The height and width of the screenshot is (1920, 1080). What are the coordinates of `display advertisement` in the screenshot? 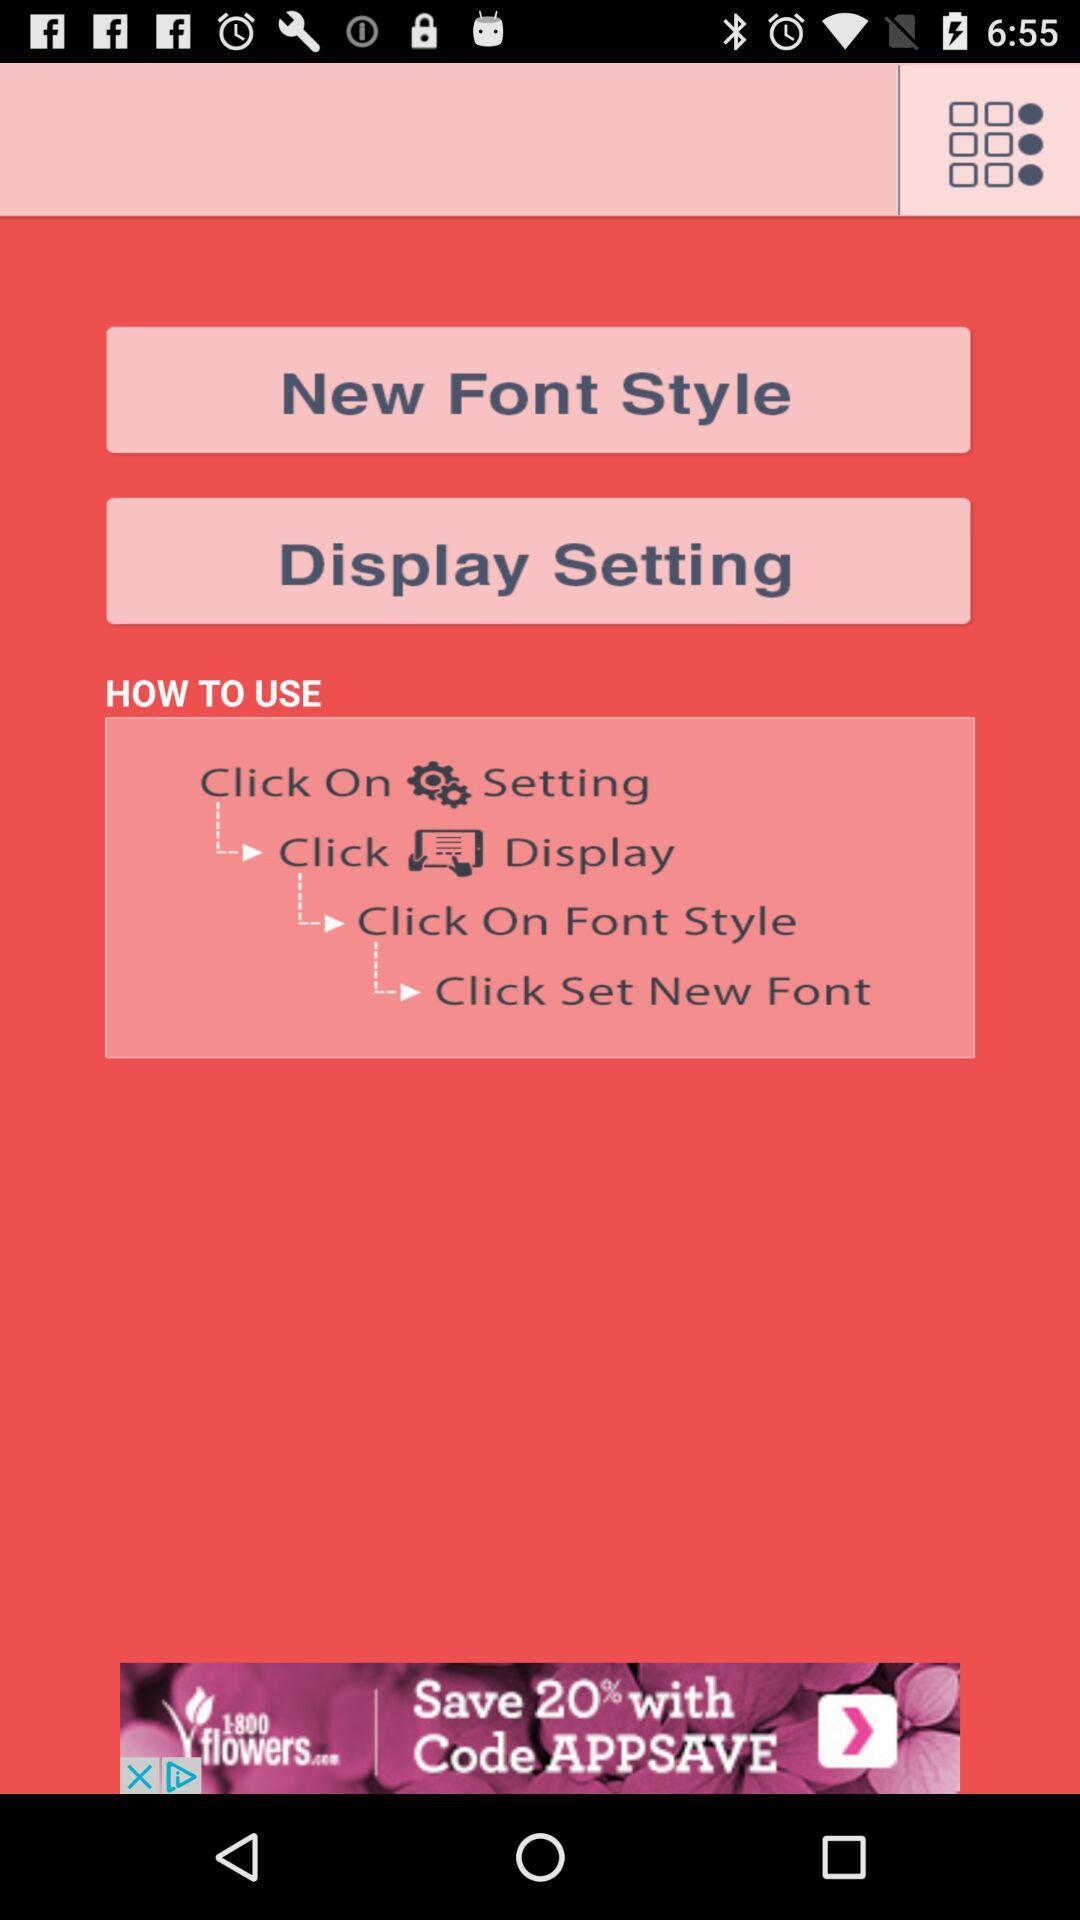 It's located at (540, 1727).